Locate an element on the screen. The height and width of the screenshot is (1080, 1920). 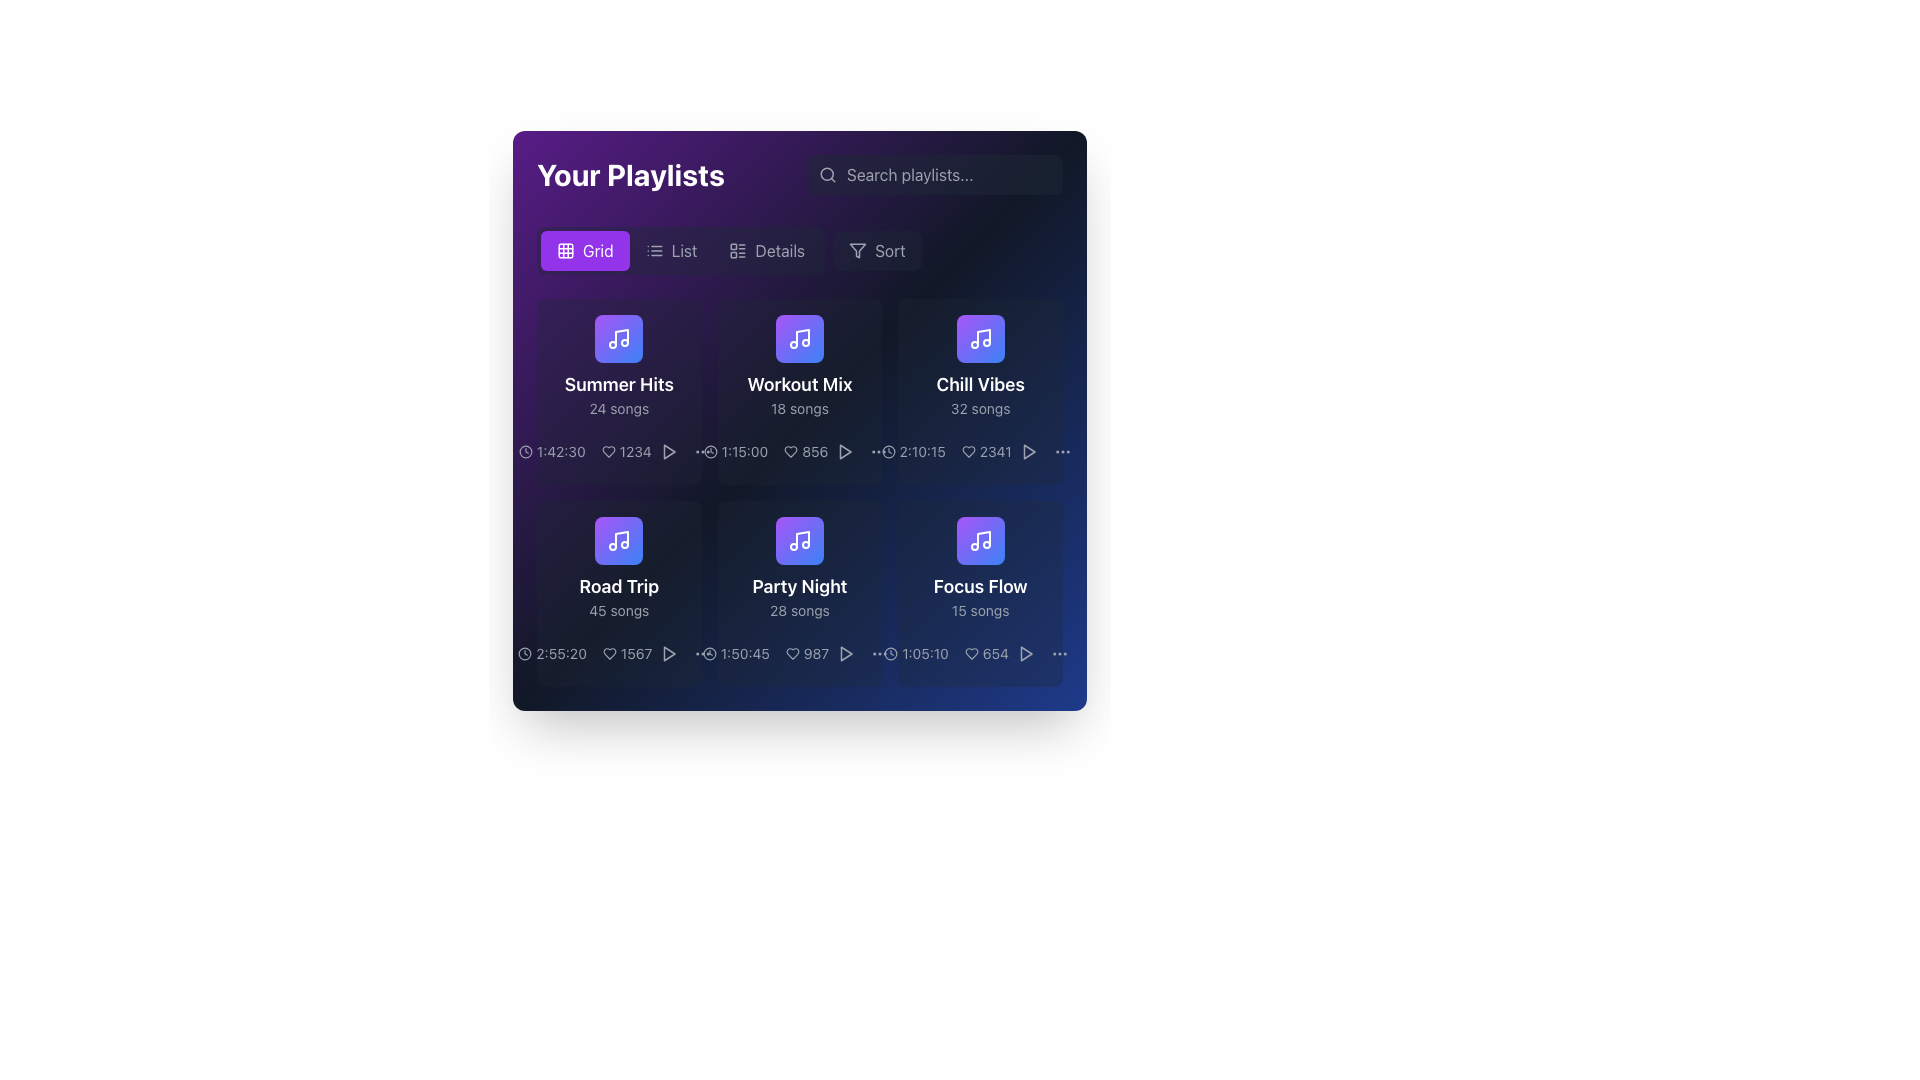
the label displaying the duration of the 'Party Night' playlist, located below the song count and to the left of the likes indicator is located at coordinates (735, 654).